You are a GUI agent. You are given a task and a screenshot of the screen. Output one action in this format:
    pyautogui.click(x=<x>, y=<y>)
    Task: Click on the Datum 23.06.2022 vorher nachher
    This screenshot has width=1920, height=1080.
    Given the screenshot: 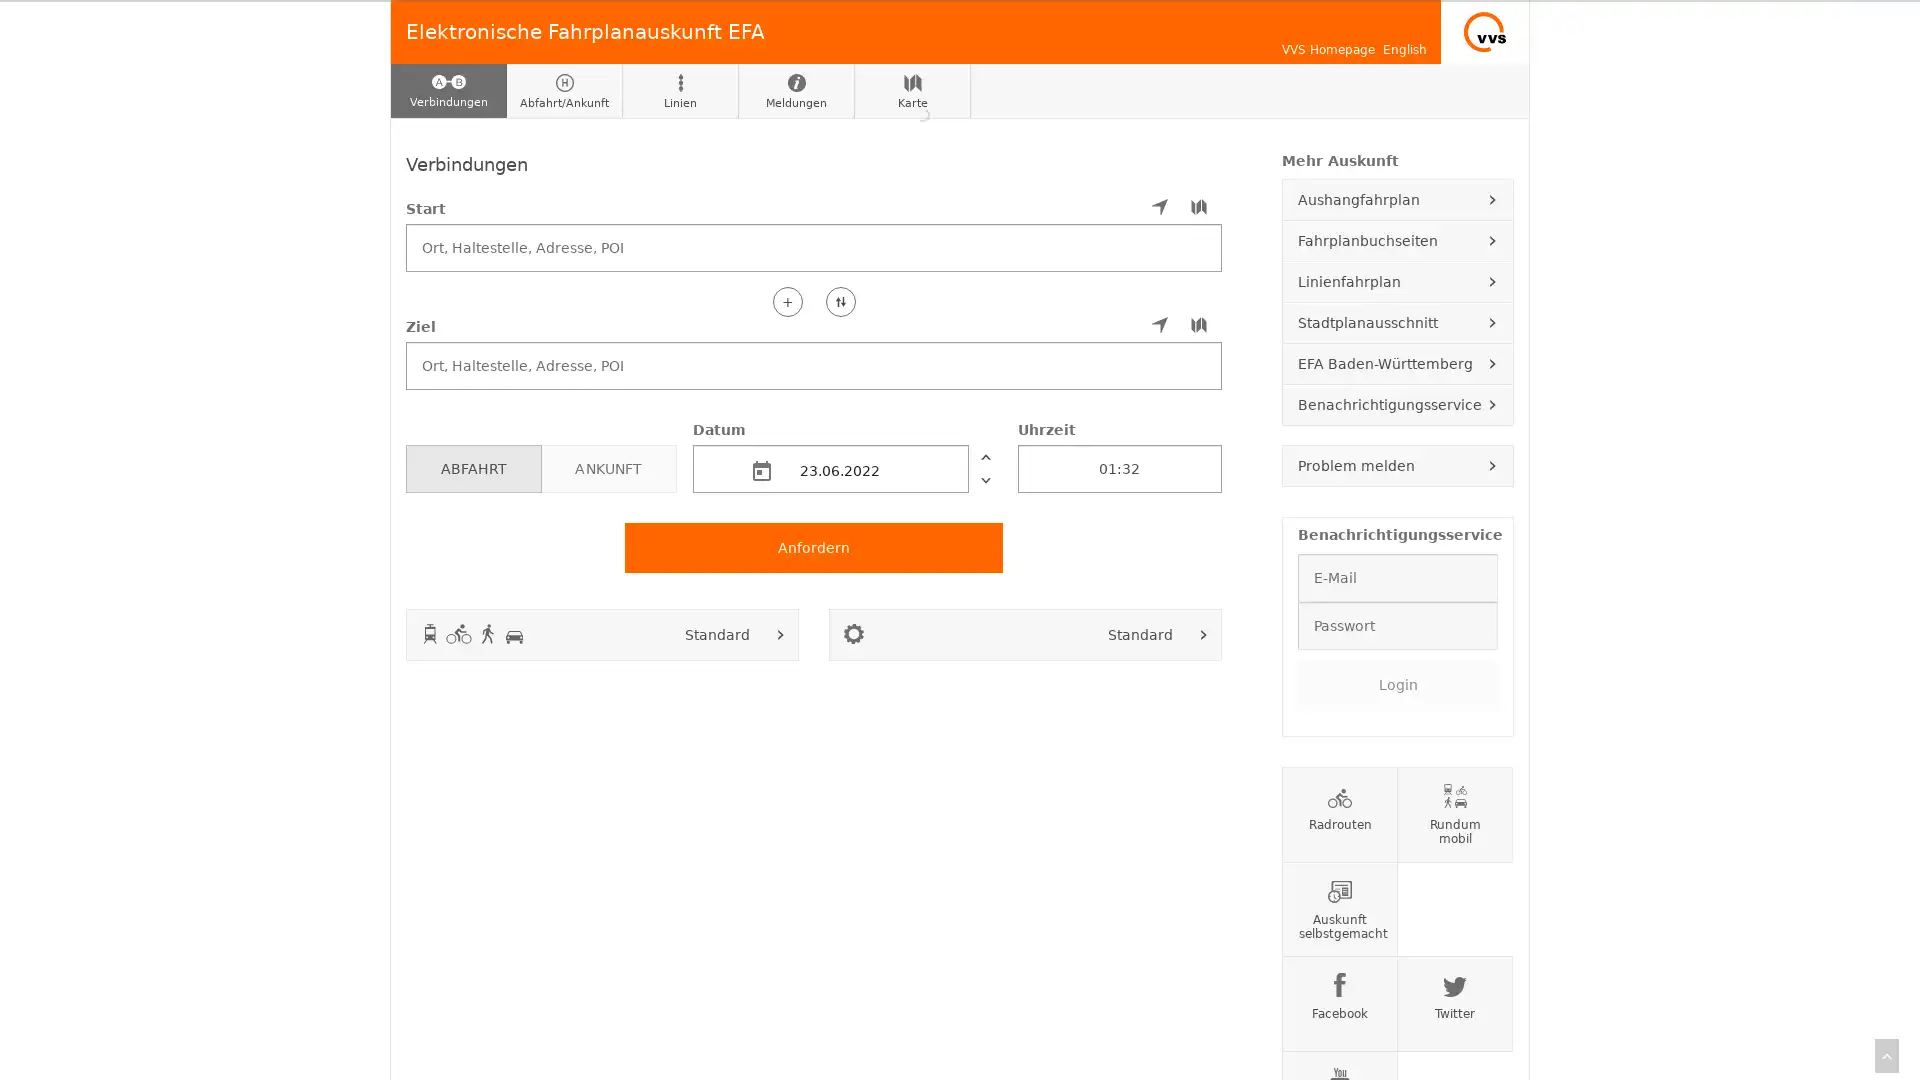 What is the action you would take?
    pyautogui.click(x=846, y=455)
    